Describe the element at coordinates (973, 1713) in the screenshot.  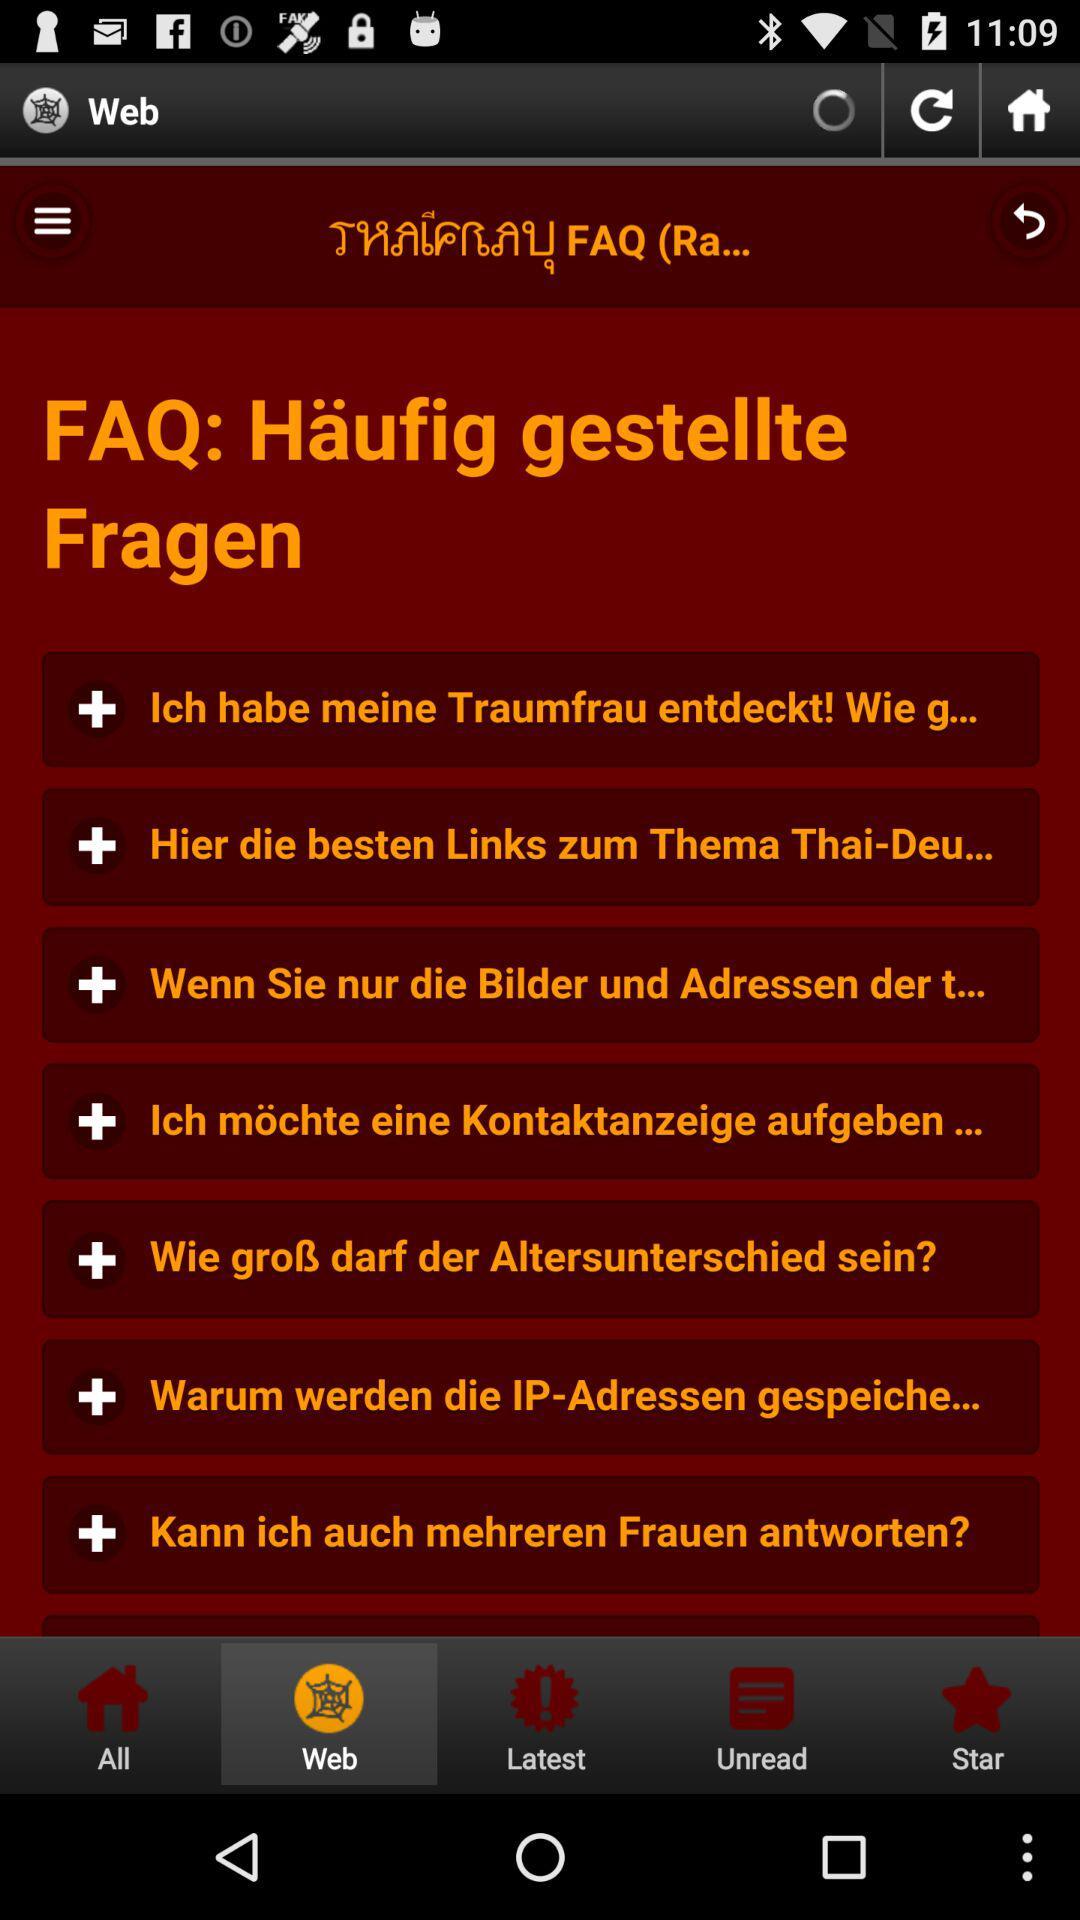
I see `favorites` at that location.